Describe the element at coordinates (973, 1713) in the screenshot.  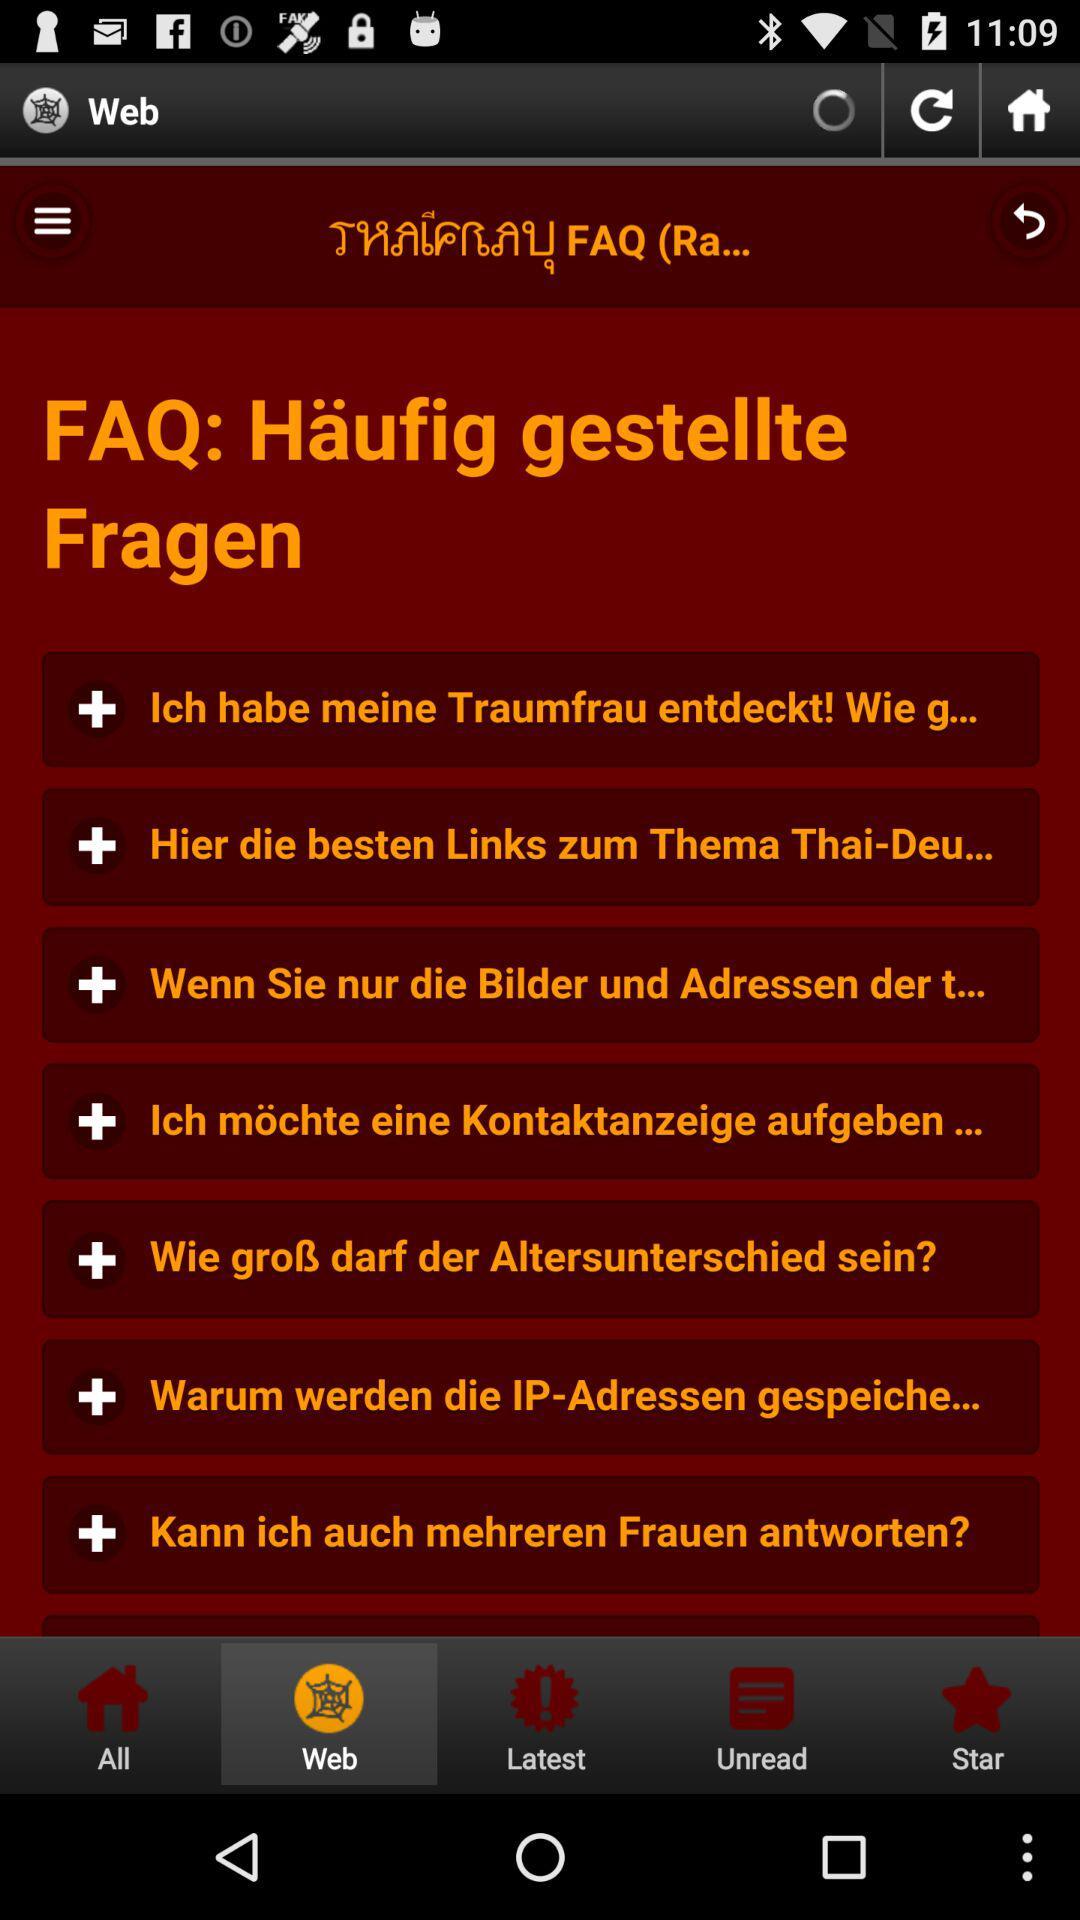
I see `favorites` at that location.